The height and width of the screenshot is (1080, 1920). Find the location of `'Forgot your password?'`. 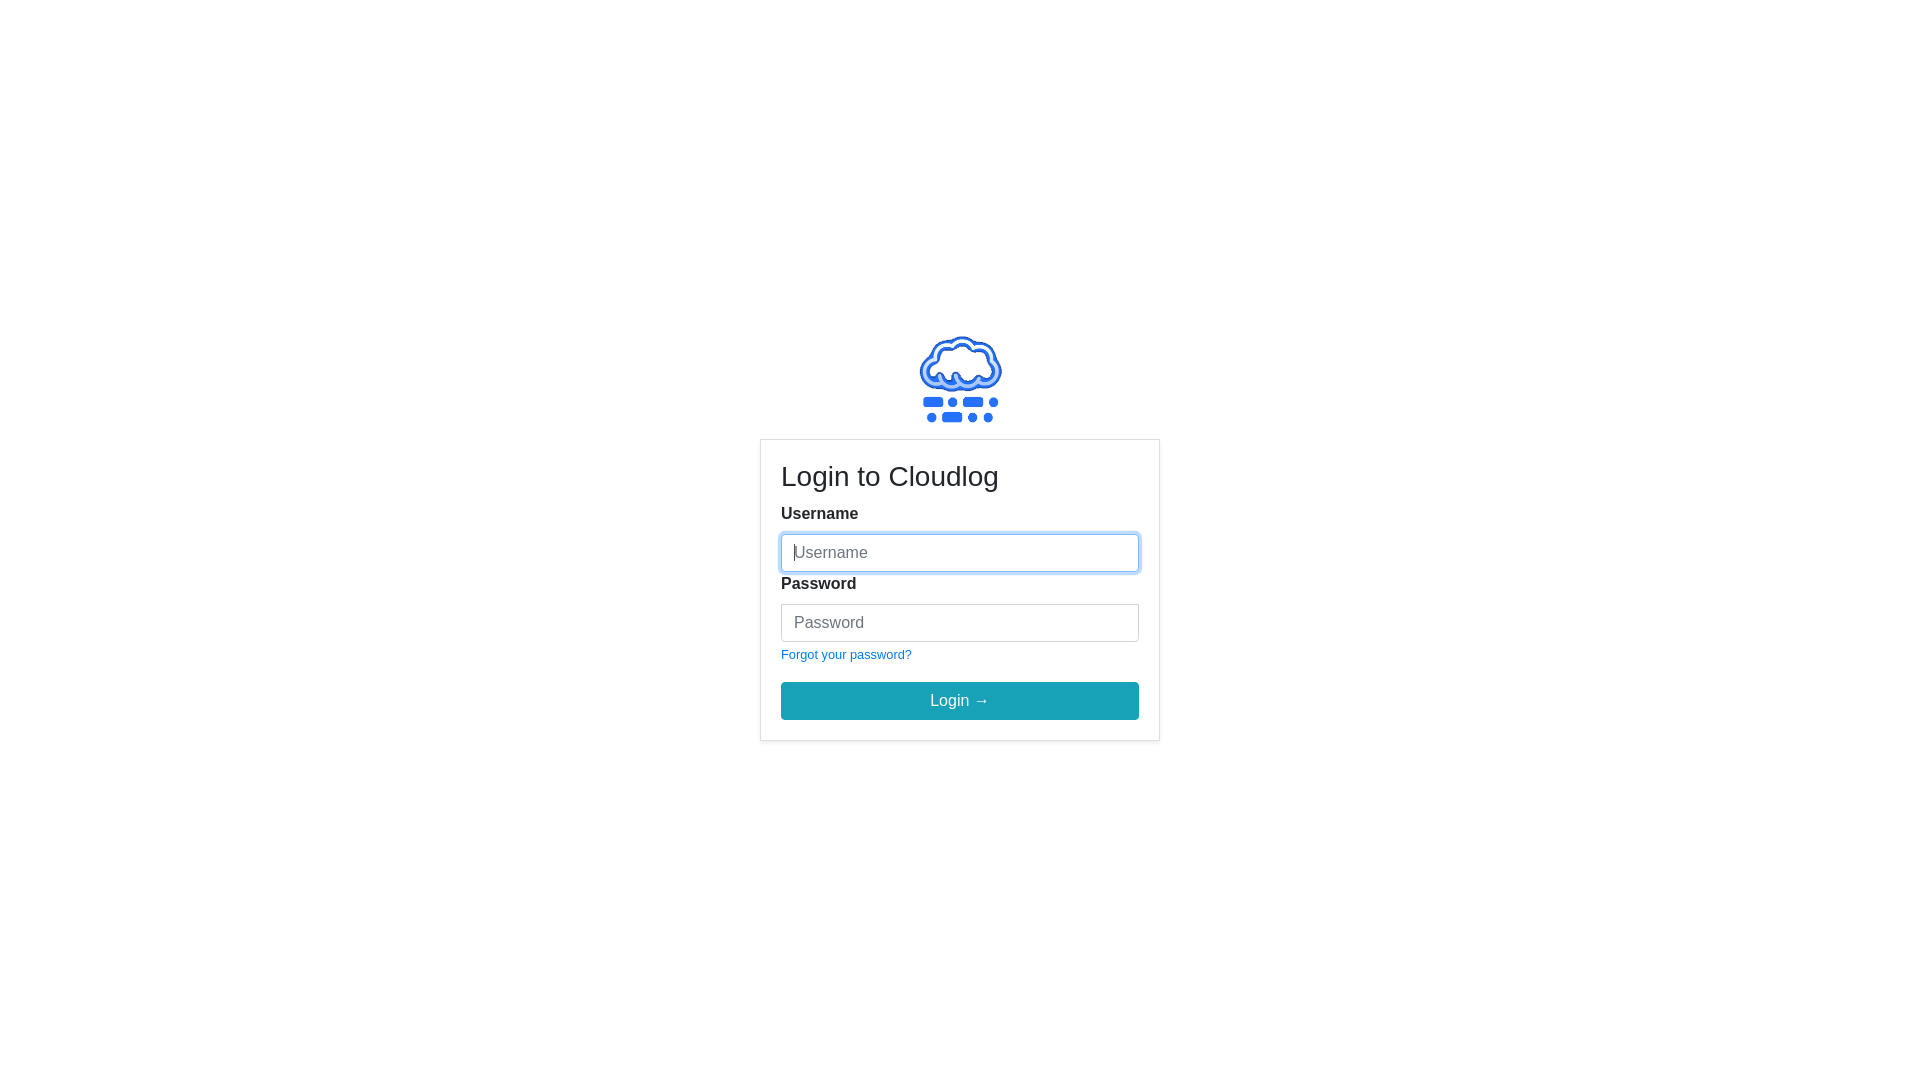

'Forgot your password?' is located at coordinates (846, 654).